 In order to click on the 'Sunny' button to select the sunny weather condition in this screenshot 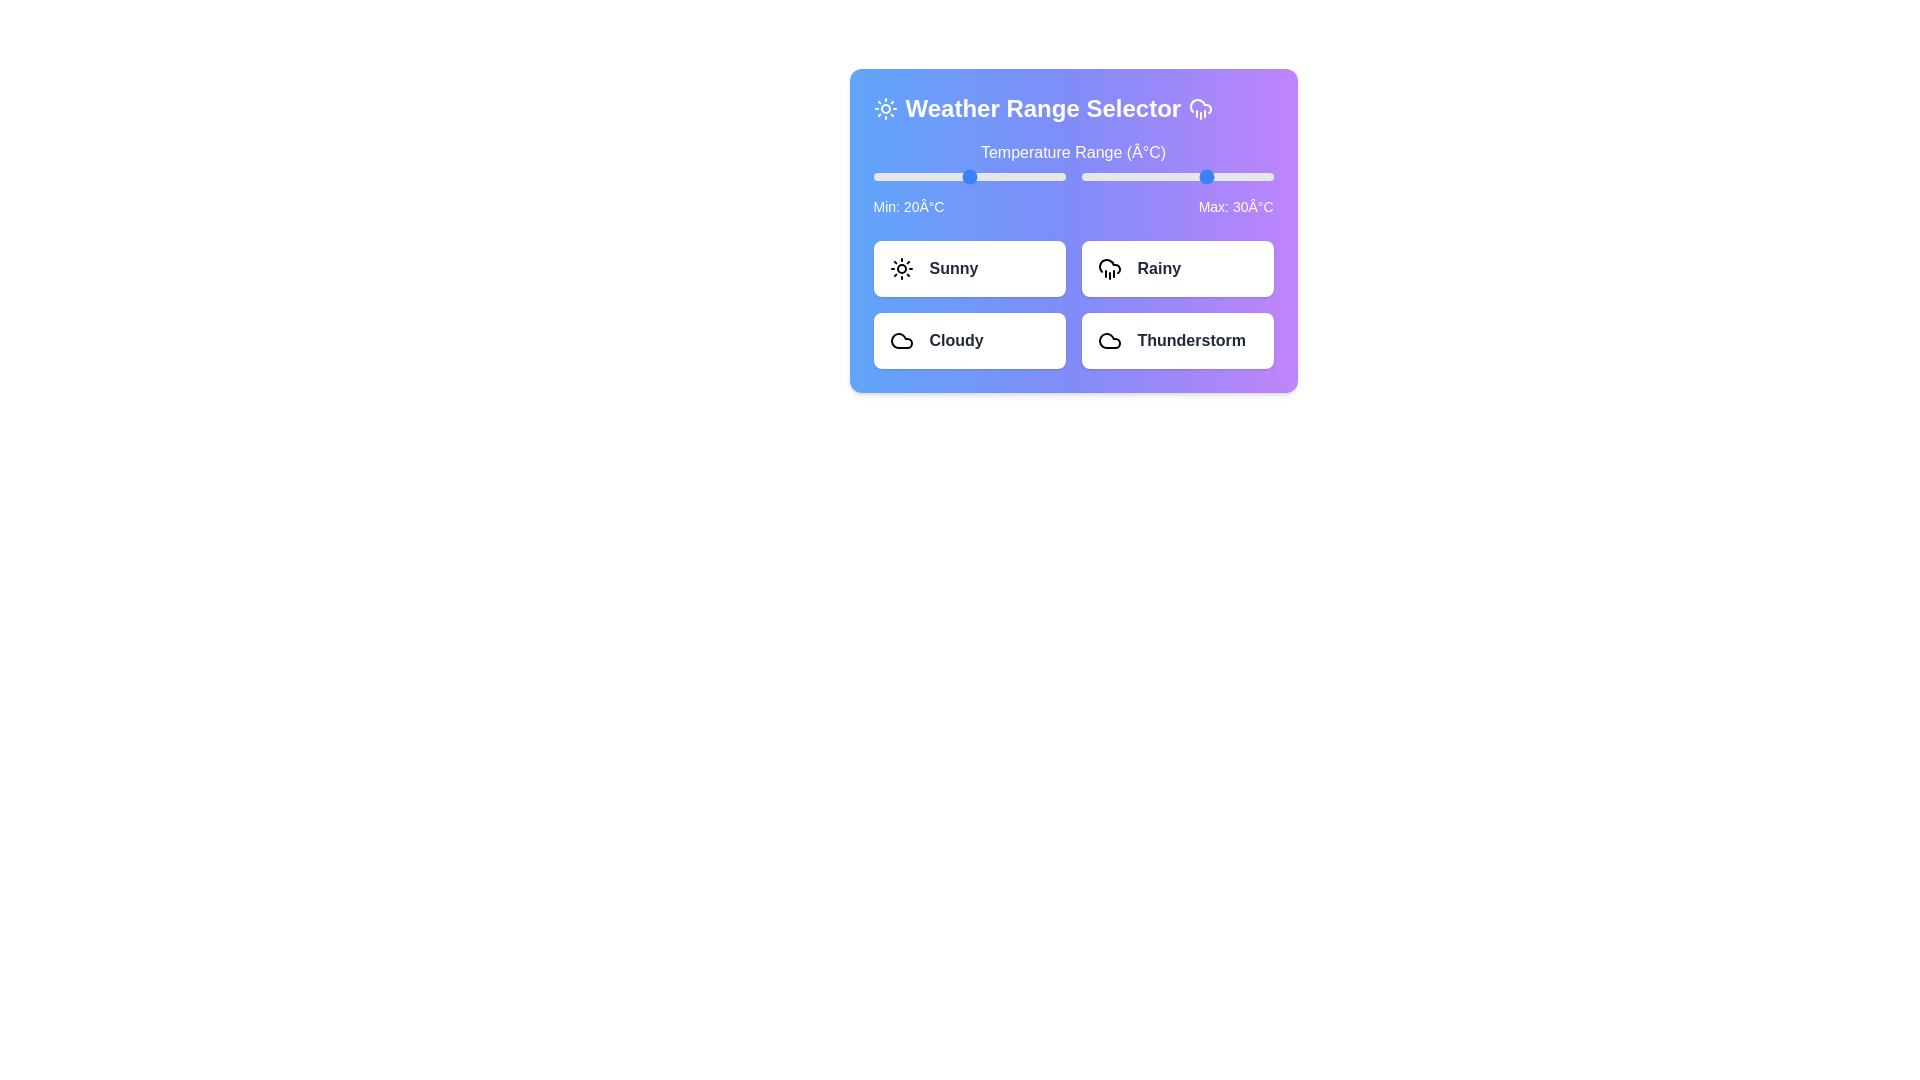, I will do `click(969, 268)`.